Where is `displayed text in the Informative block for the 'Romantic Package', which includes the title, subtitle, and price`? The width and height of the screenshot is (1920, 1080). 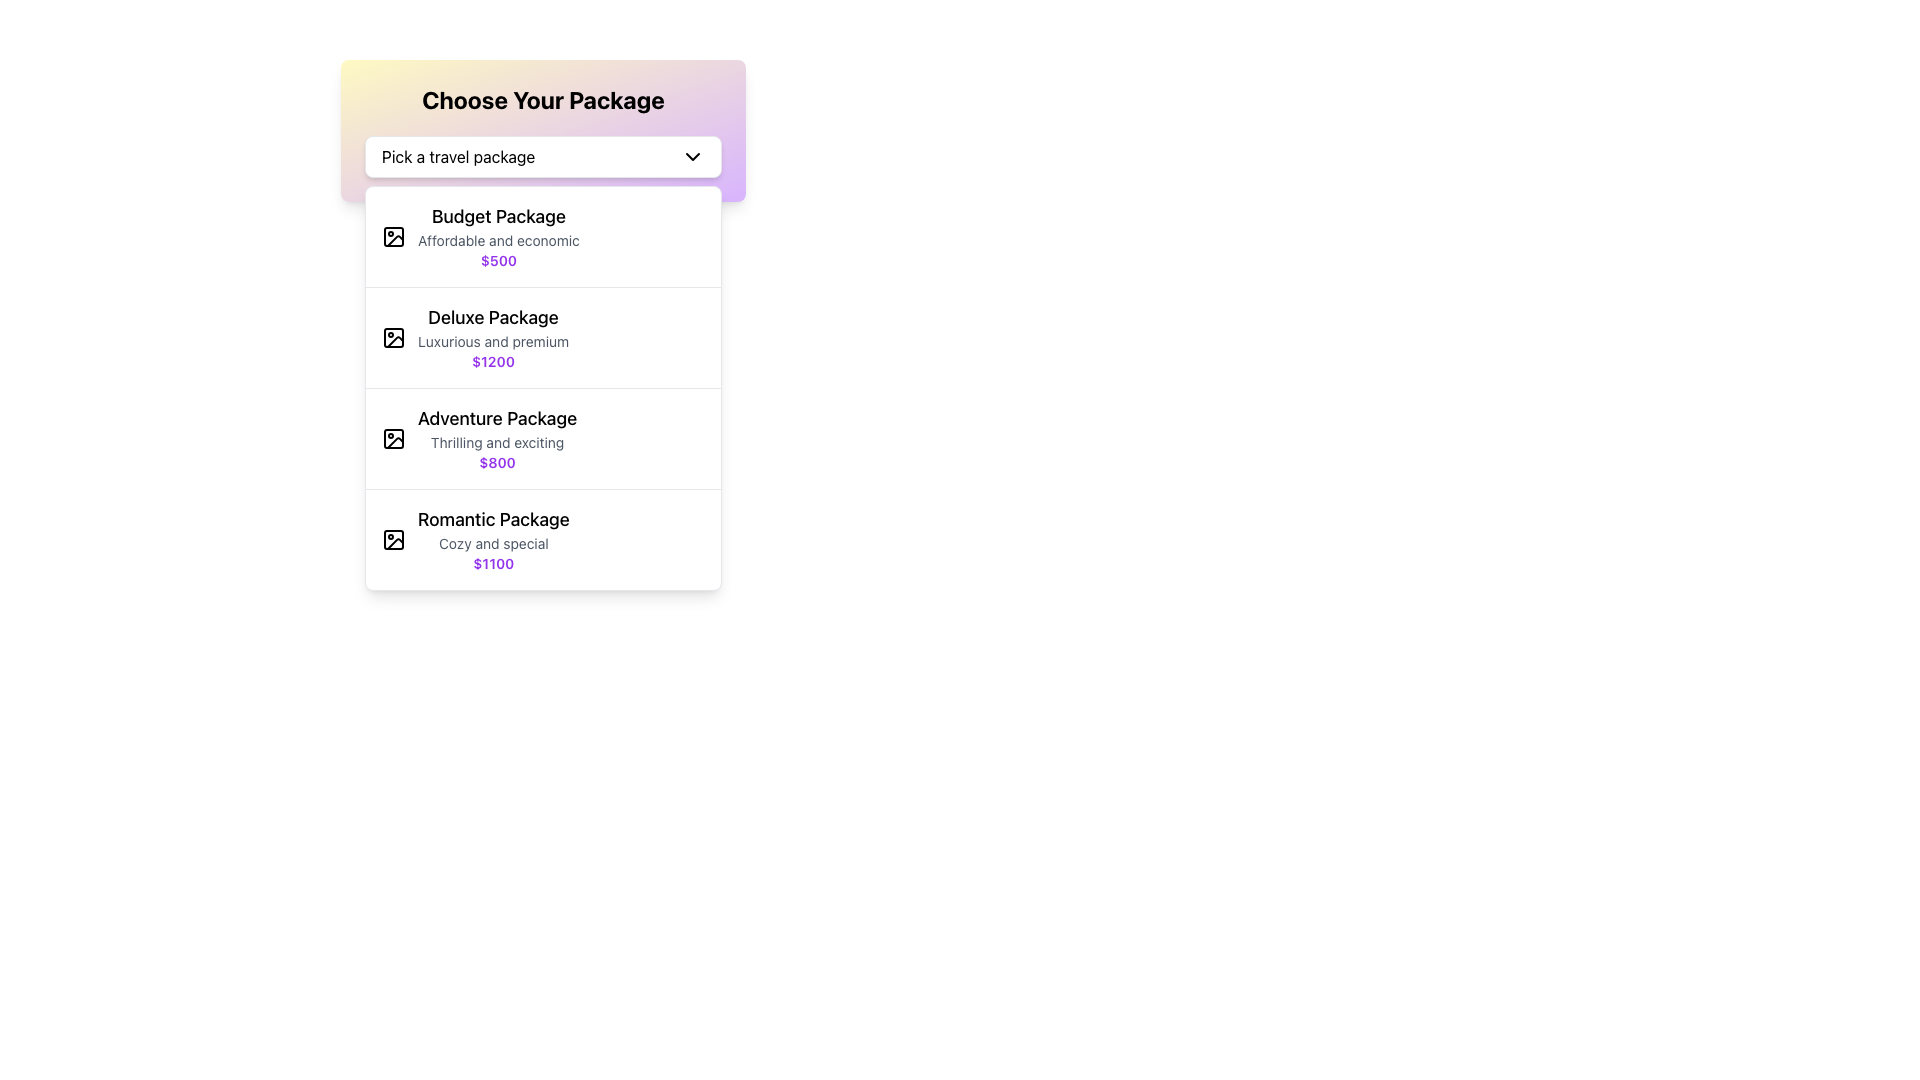
displayed text in the Informative block for the 'Romantic Package', which includes the title, subtitle, and price is located at coordinates (493, 540).